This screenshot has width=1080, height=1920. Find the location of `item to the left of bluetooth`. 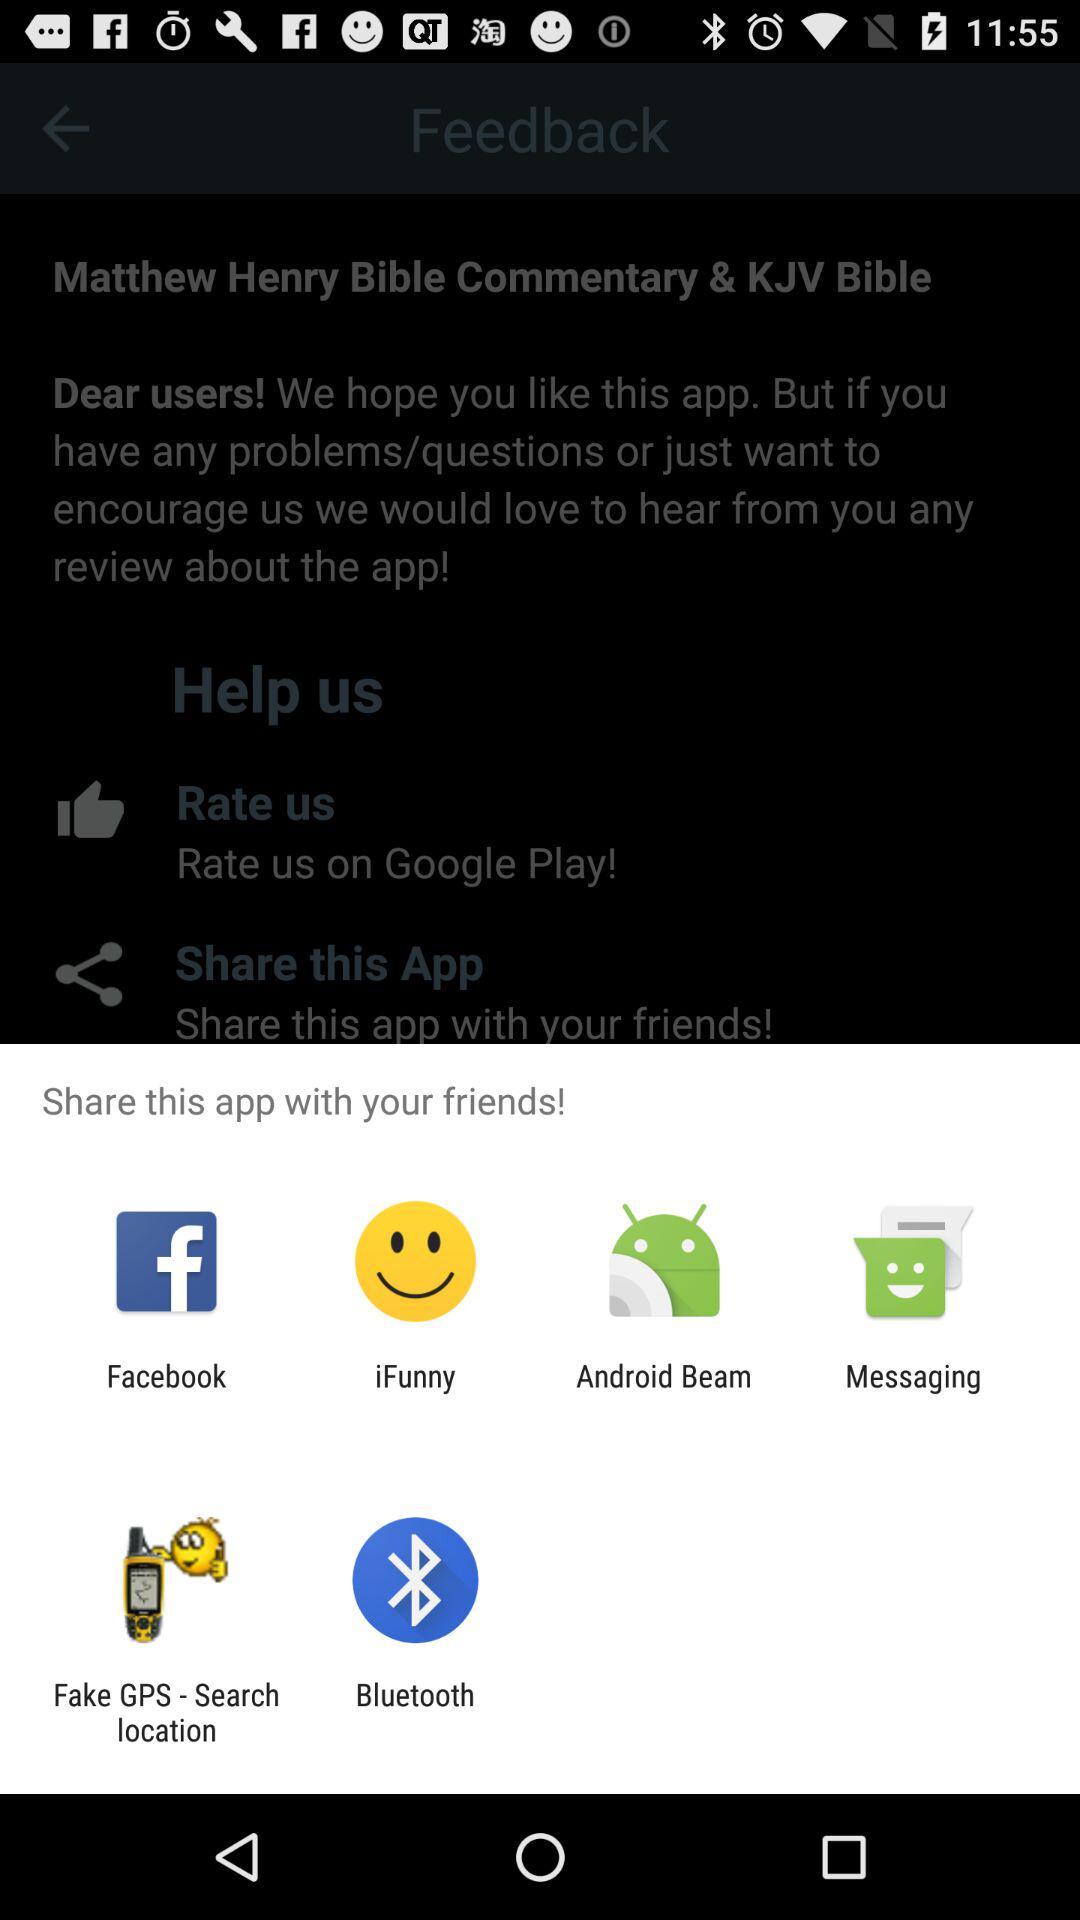

item to the left of bluetooth is located at coordinates (165, 1711).